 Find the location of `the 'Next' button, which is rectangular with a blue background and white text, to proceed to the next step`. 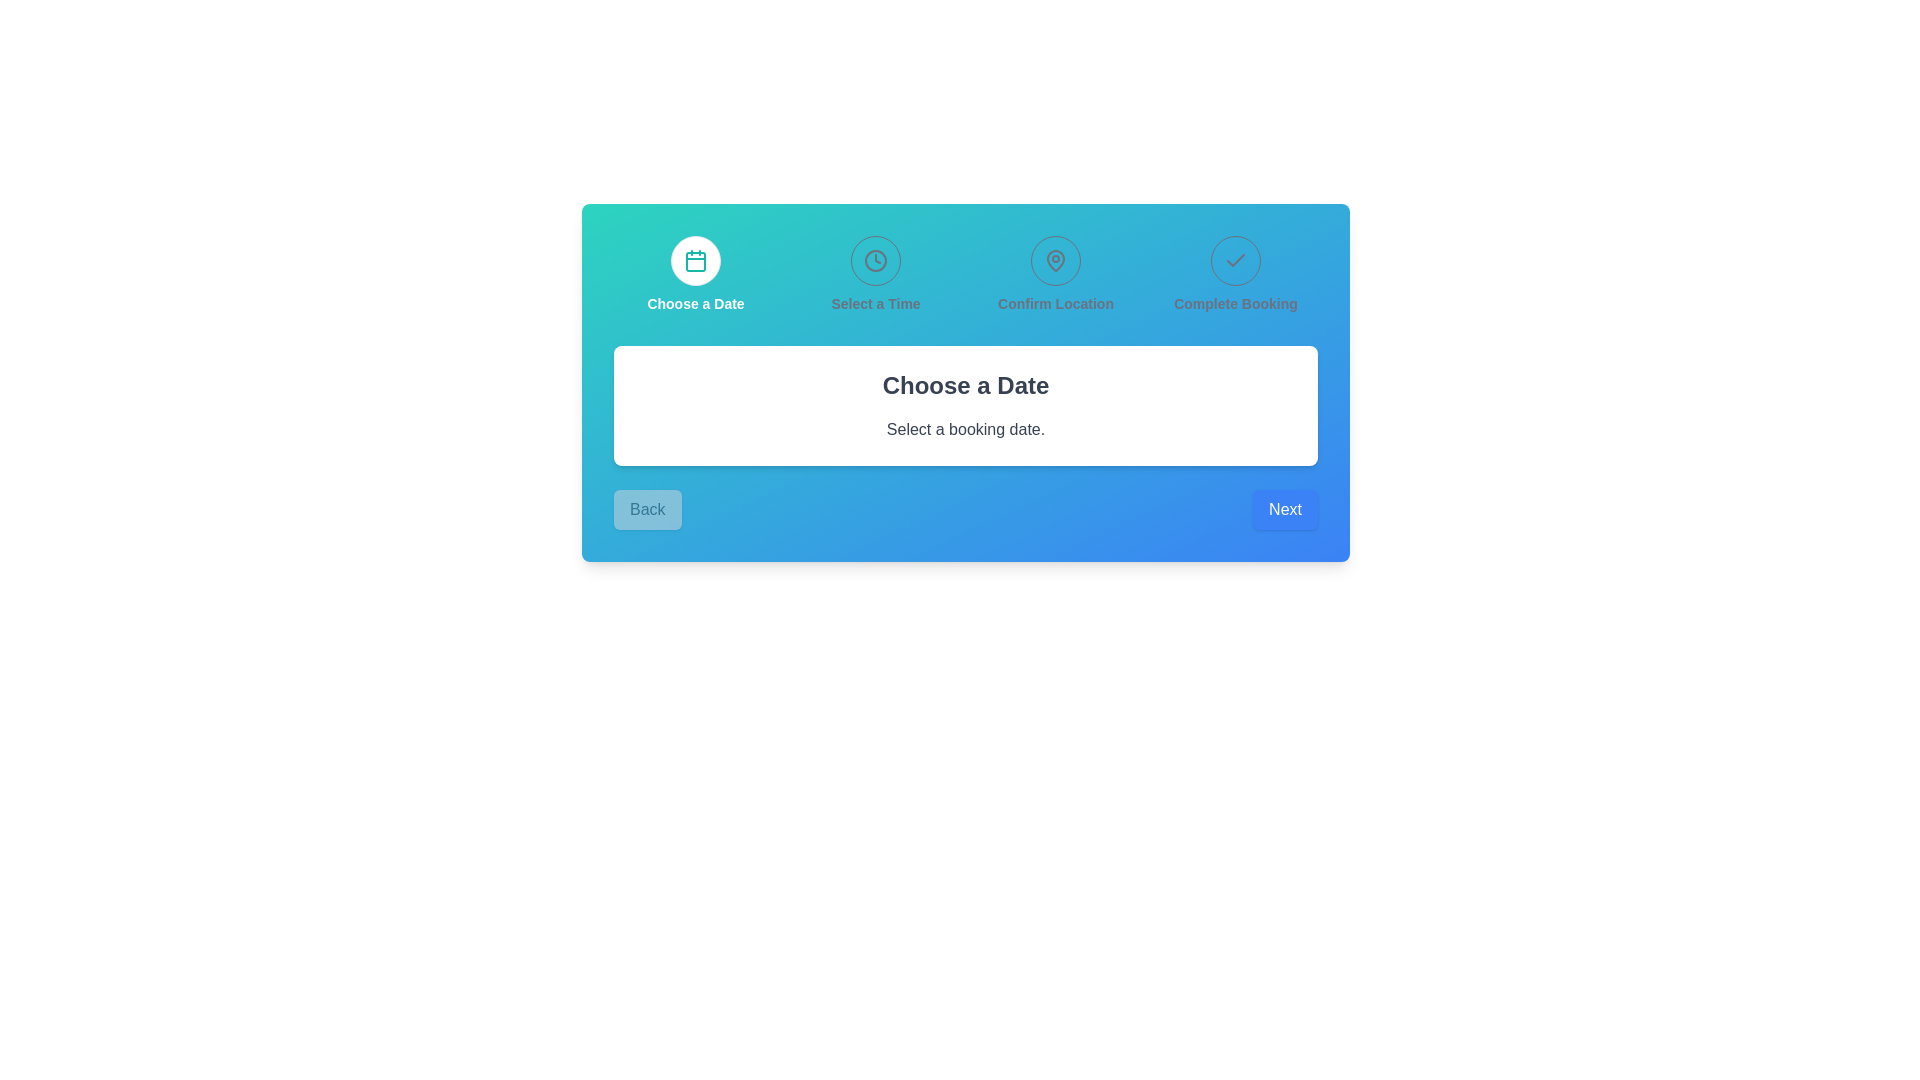

the 'Next' button, which is rectangular with a blue background and white text, to proceed to the next step is located at coordinates (1285, 508).